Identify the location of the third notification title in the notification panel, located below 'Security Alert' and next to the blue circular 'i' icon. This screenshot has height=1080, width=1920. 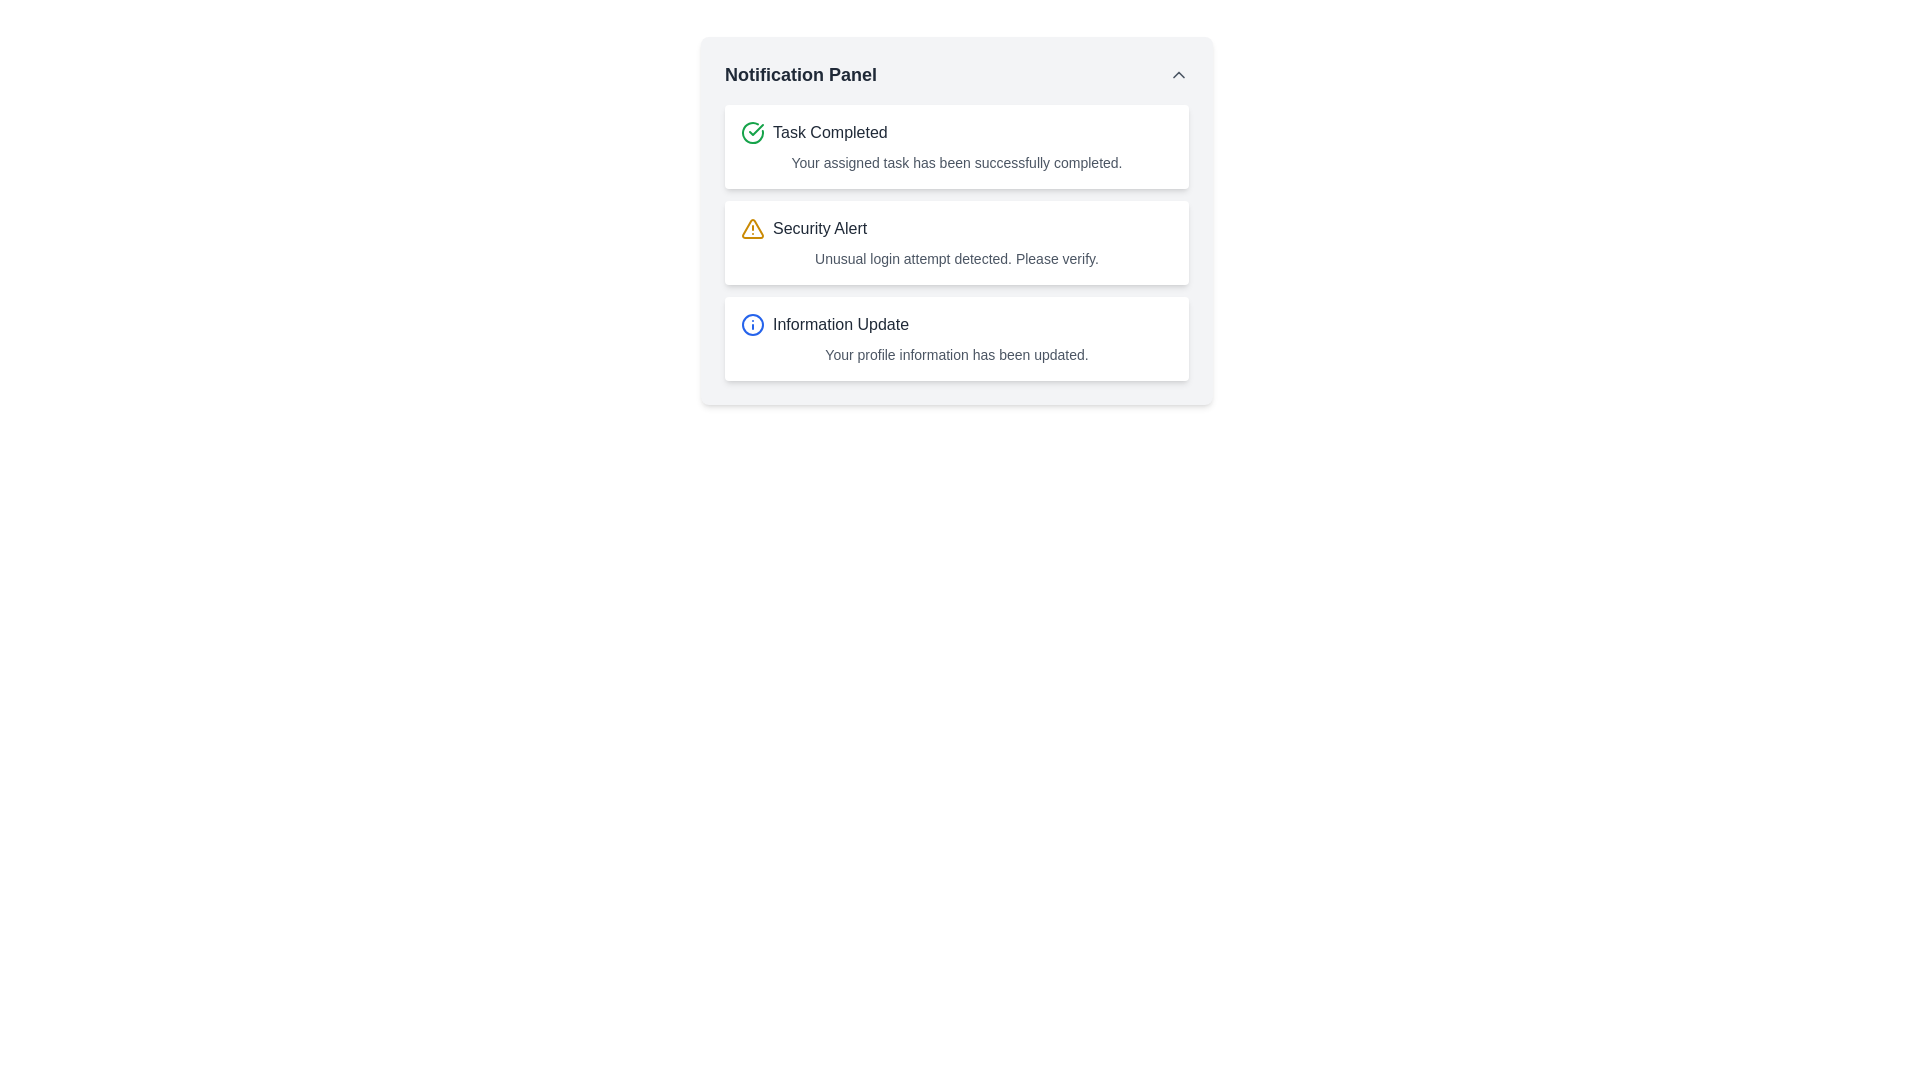
(840, 323).